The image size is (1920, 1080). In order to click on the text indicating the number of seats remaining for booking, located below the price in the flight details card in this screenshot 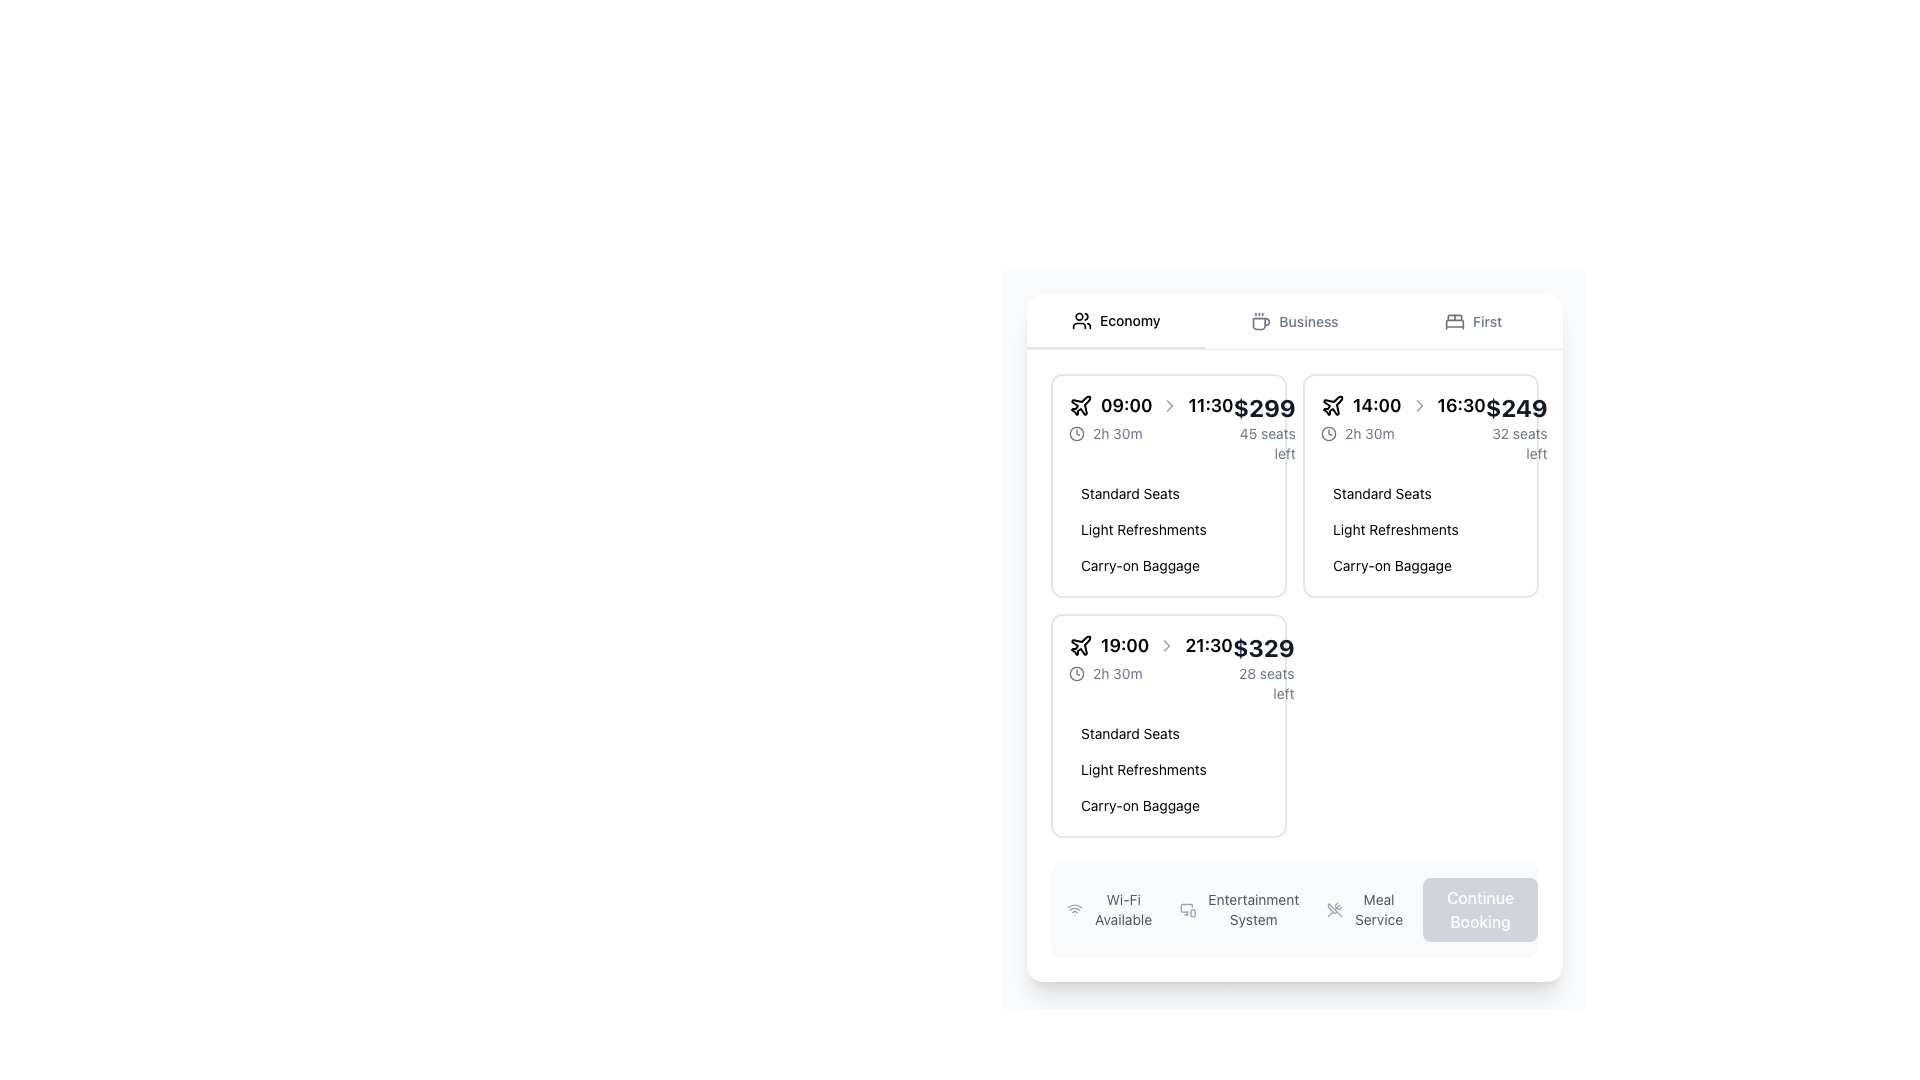, I will do `click(1263, 427)`.